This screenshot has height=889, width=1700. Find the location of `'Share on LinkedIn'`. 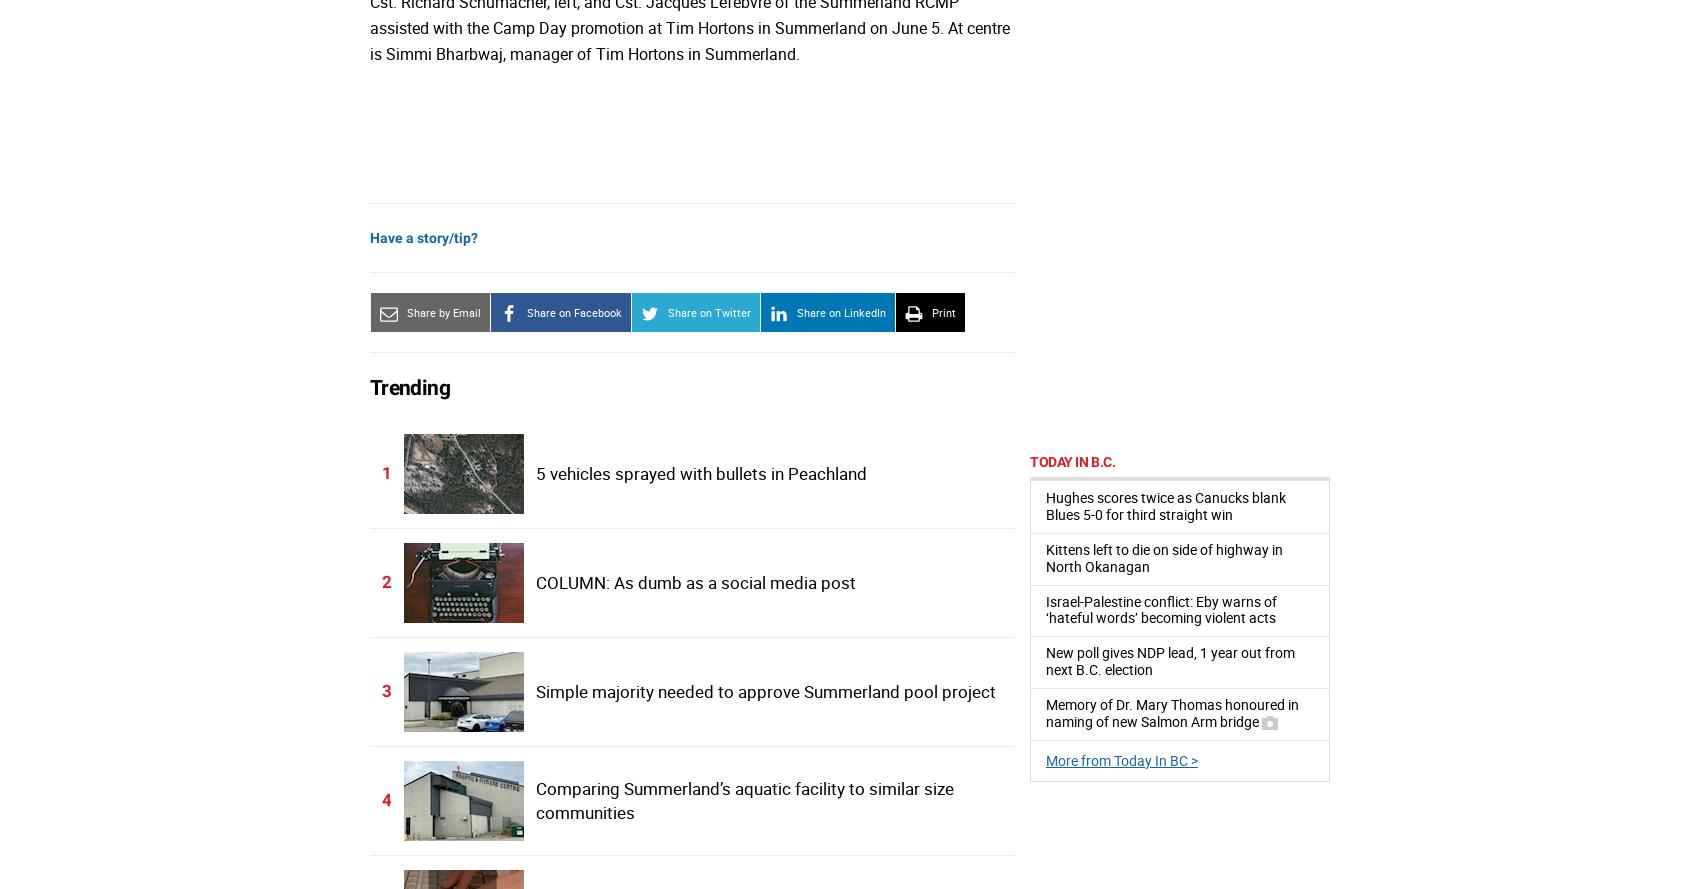

'Share on LinkedIn' is located at coordinates (840, 312).